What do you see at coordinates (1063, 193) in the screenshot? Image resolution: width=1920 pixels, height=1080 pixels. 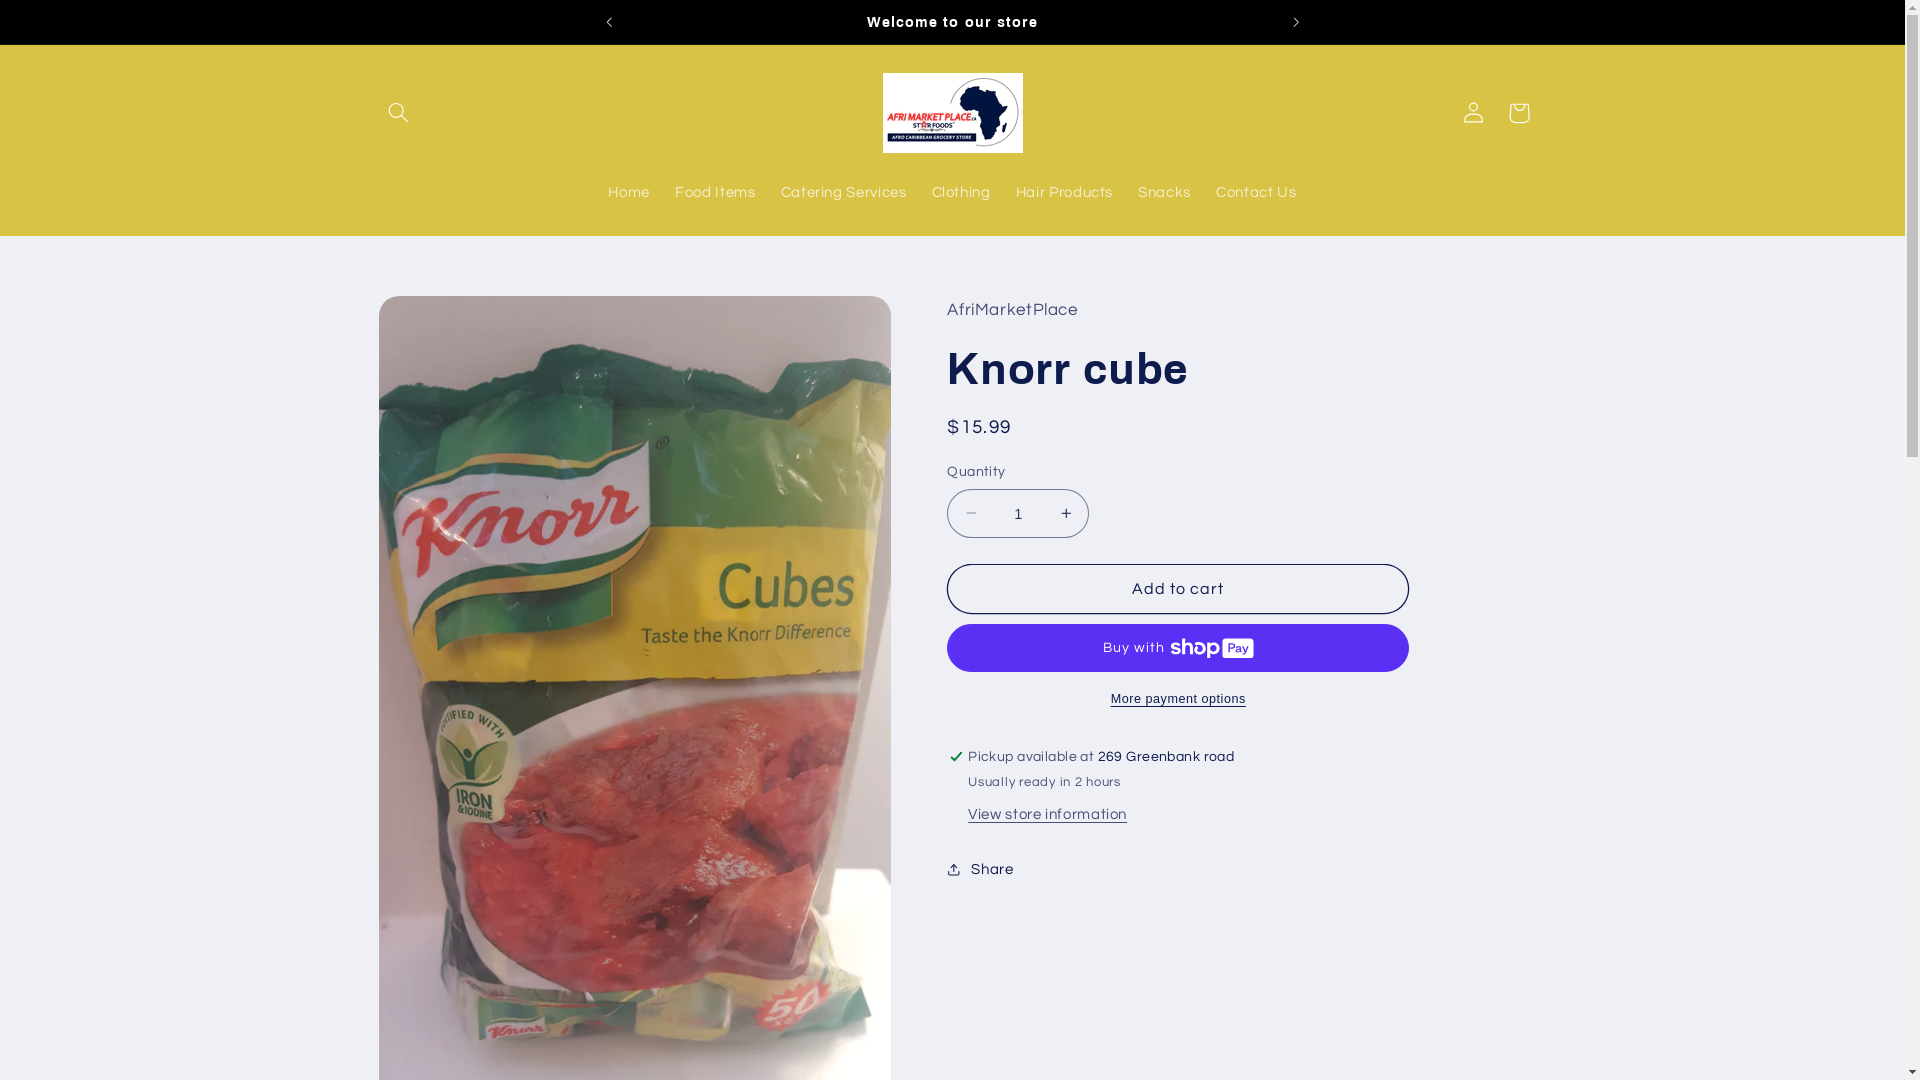 I see `'Hair Products'` at bounding box center [1063, 193].